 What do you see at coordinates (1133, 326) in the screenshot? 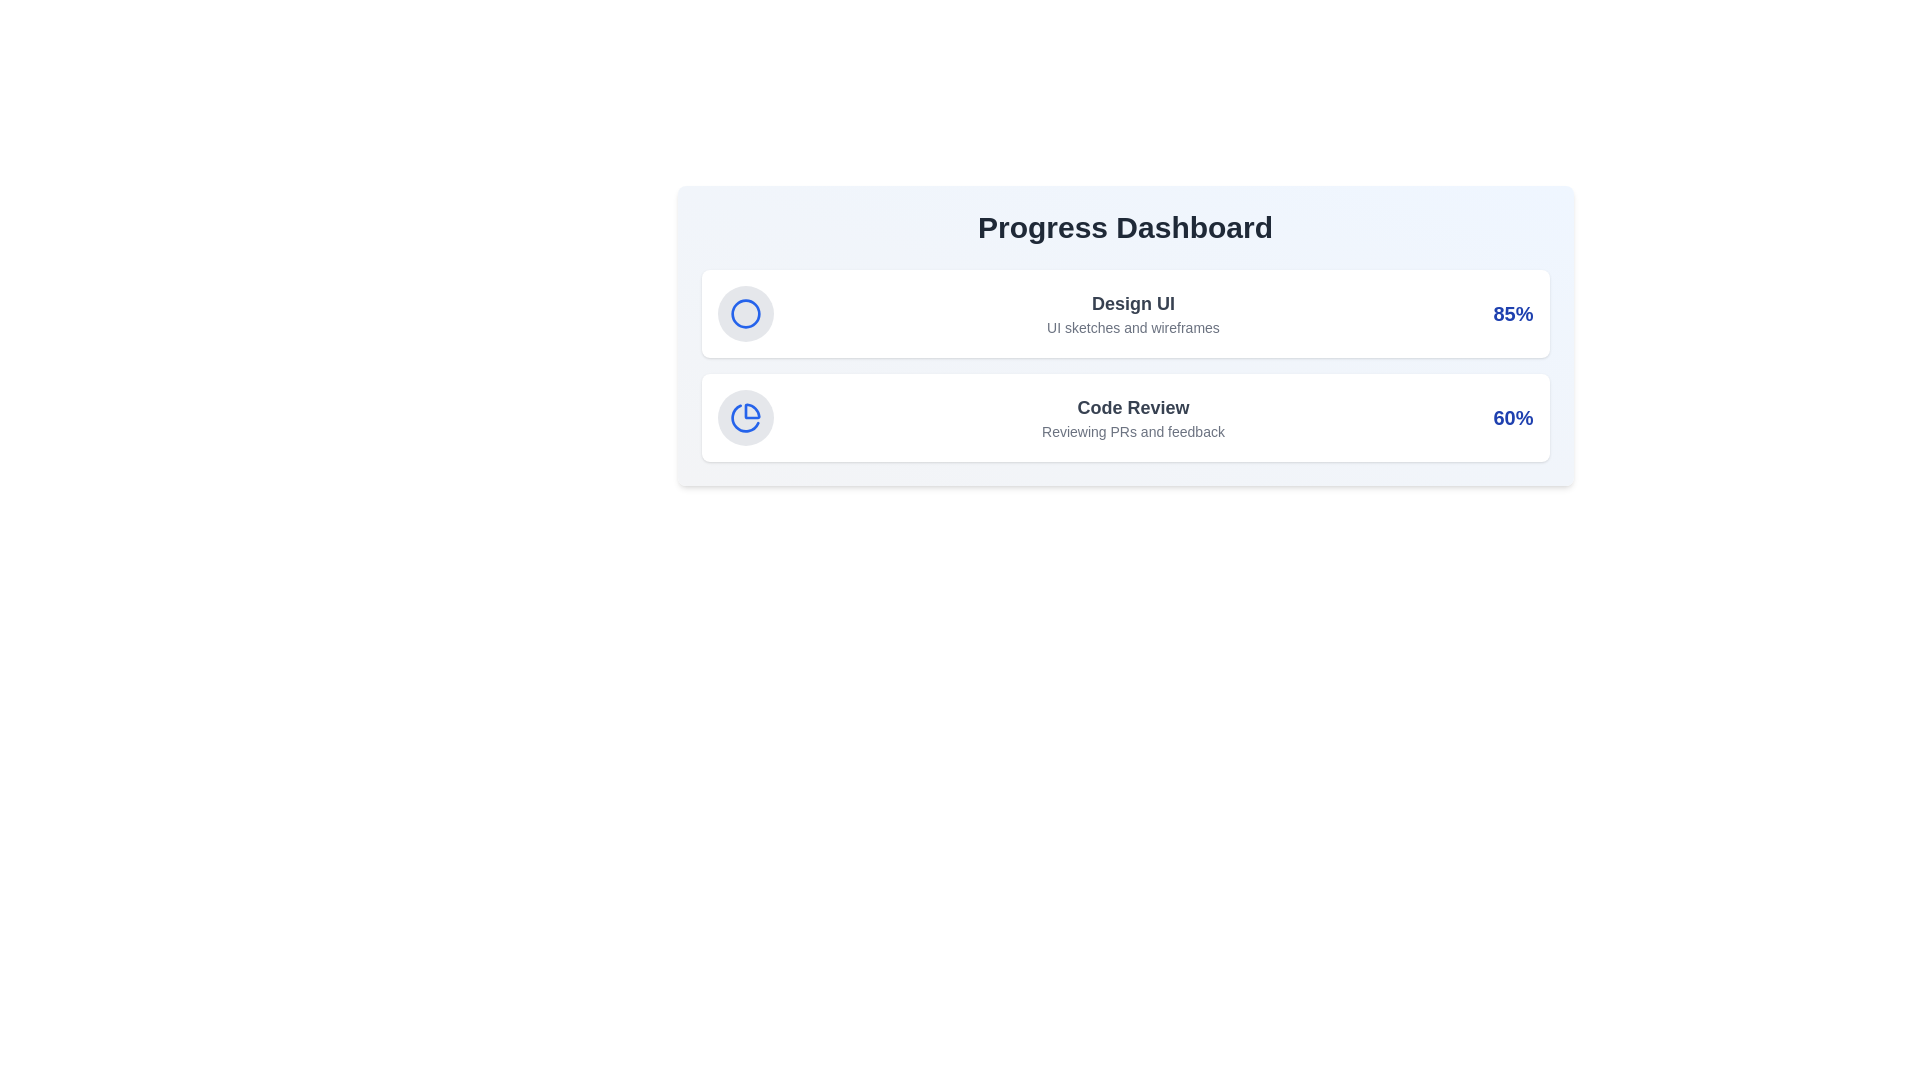
I see `the descriptive text label providing additional information for the 'Design UI' task, located below the 'Design UI' text in the progress dashboard interface` at bounding box center [1133, 326].